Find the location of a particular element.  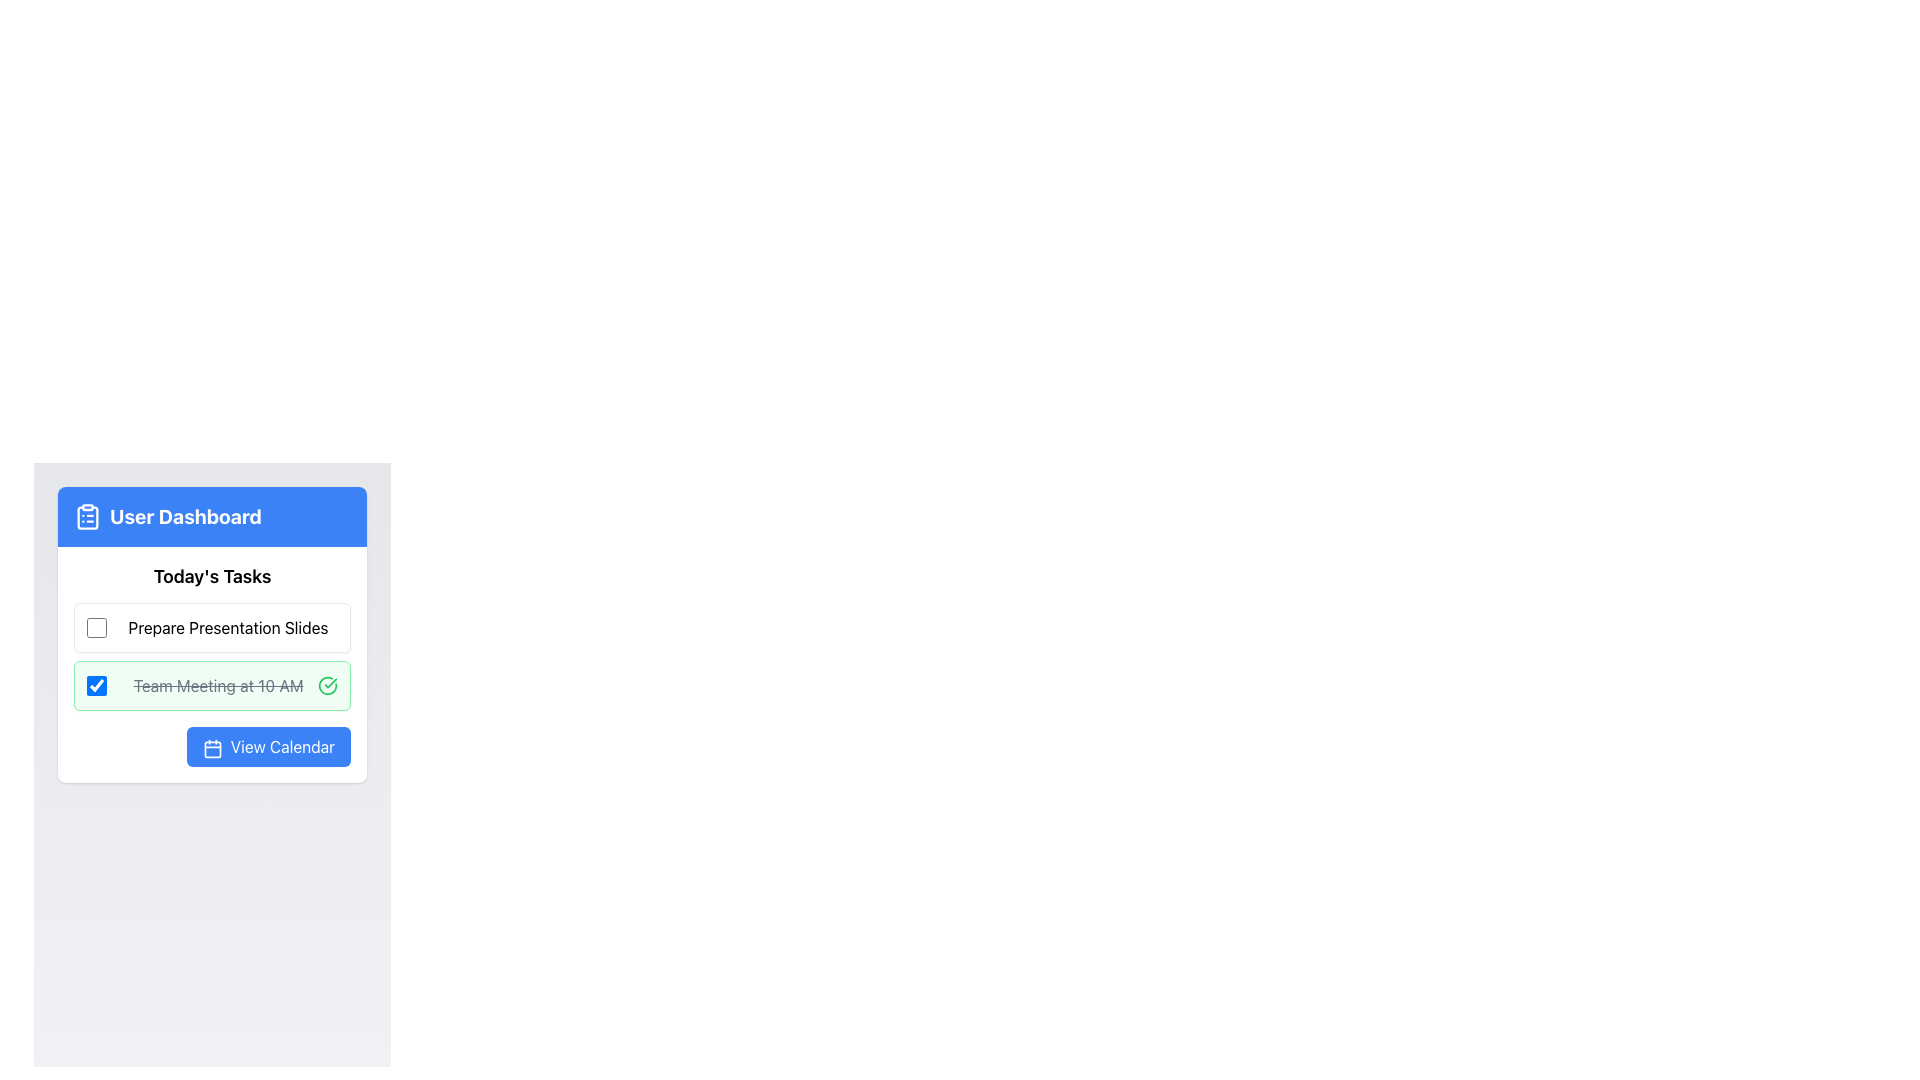

the calendar icon within the 'View Calendar' button located at the bottom section of the task management panel is located at coordinates (212, 749).